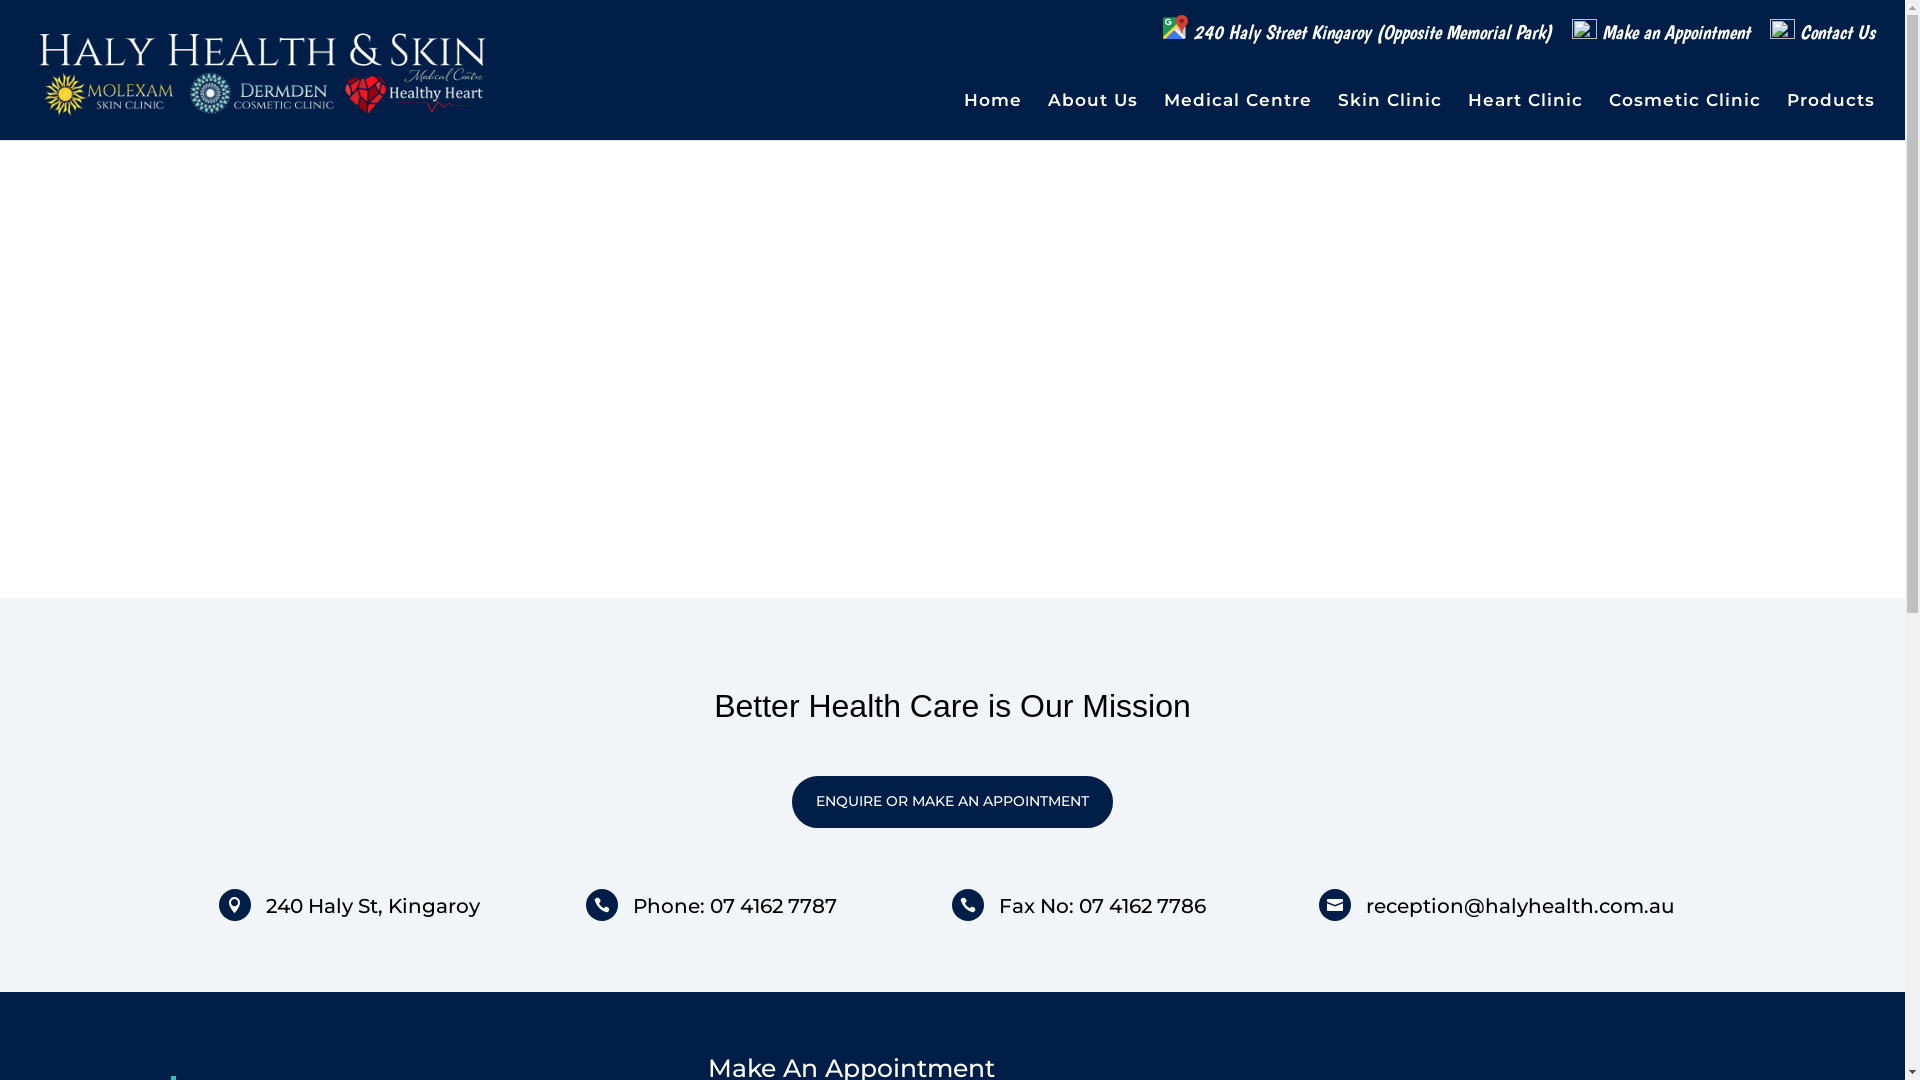 The width and height of the screenshot is (1920, 1080). Describe the element at coordinates (1660, 39) in the screenshot. I see `'Make an Appointment'` at that location.